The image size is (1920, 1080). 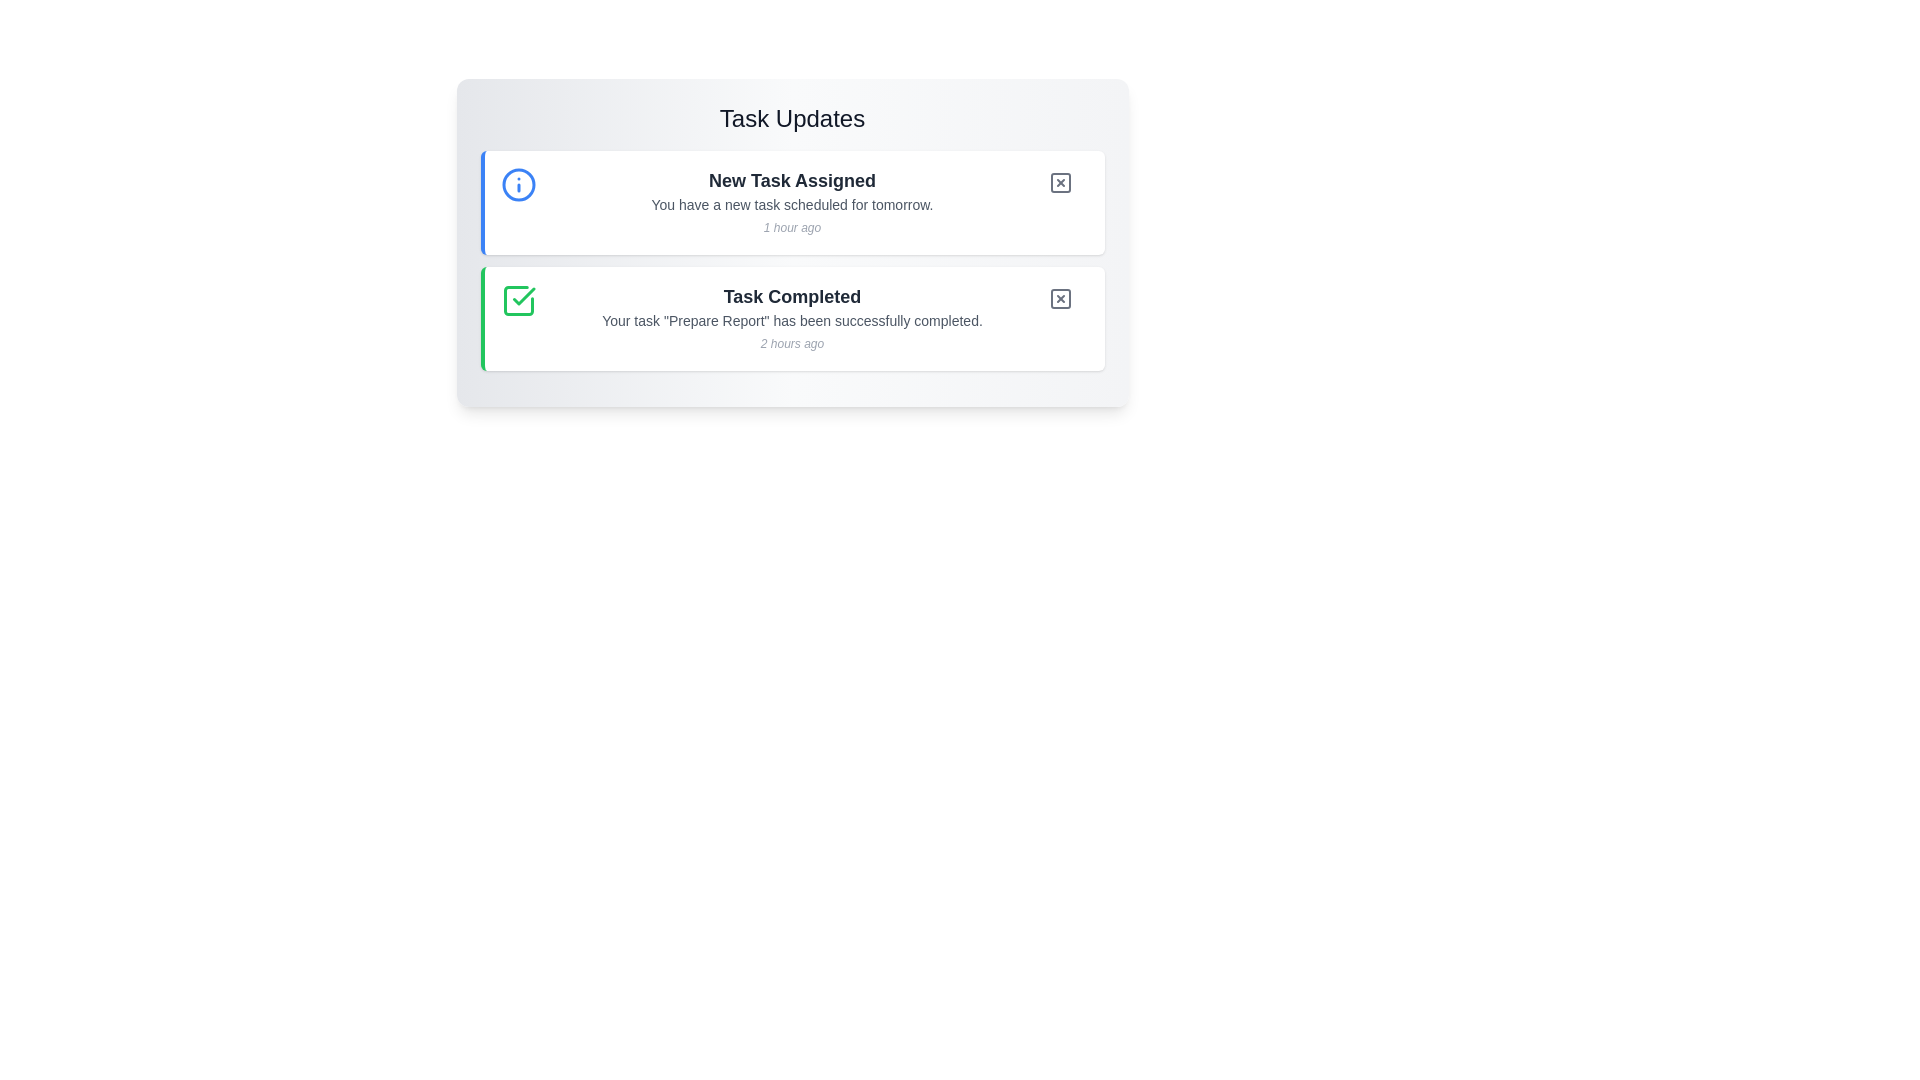 What do you see at coordinates (518, 185) in the screenshot?
I see `the circular icon with a blue outline that is part of the 'New Task Assigned' notification, located near the top-left of the first task card in the update list` at bounding box center [518, 185].